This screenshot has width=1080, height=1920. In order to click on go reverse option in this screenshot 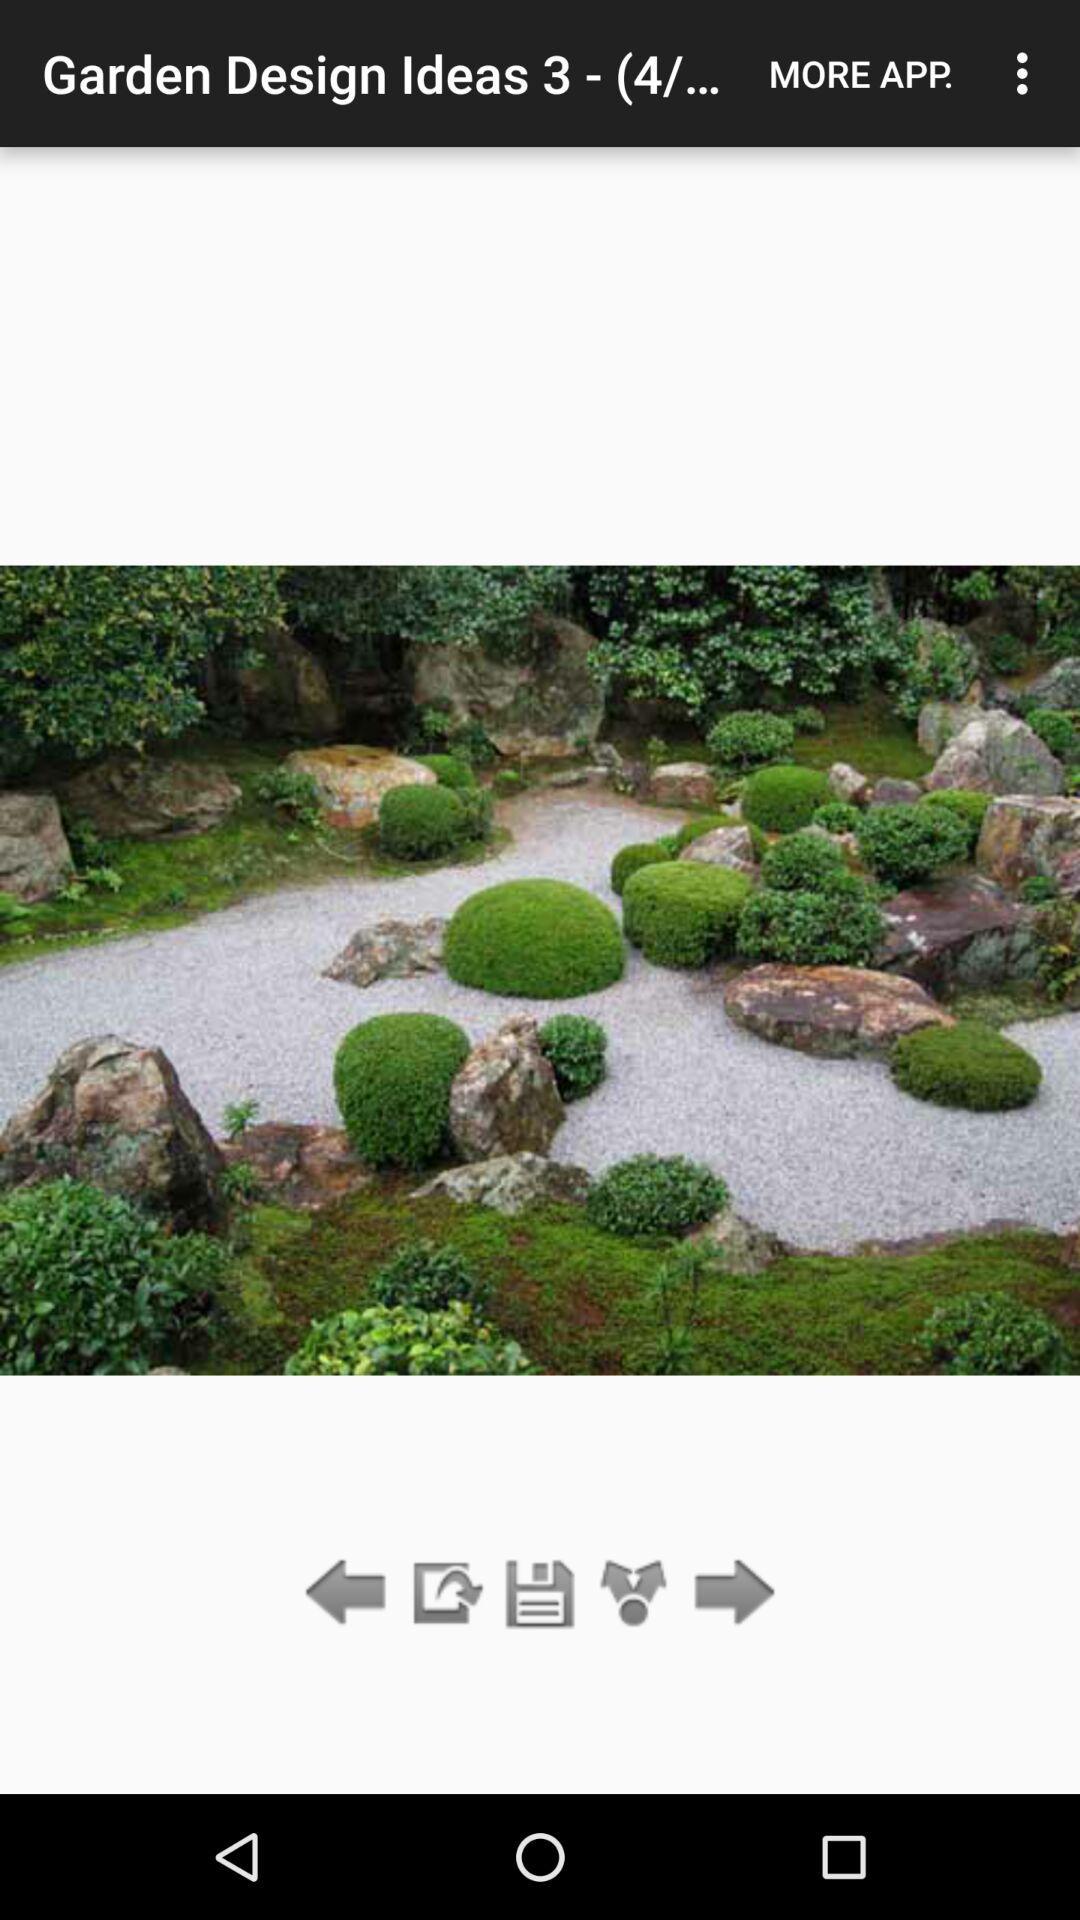, I will do `click(350, 1593)`.